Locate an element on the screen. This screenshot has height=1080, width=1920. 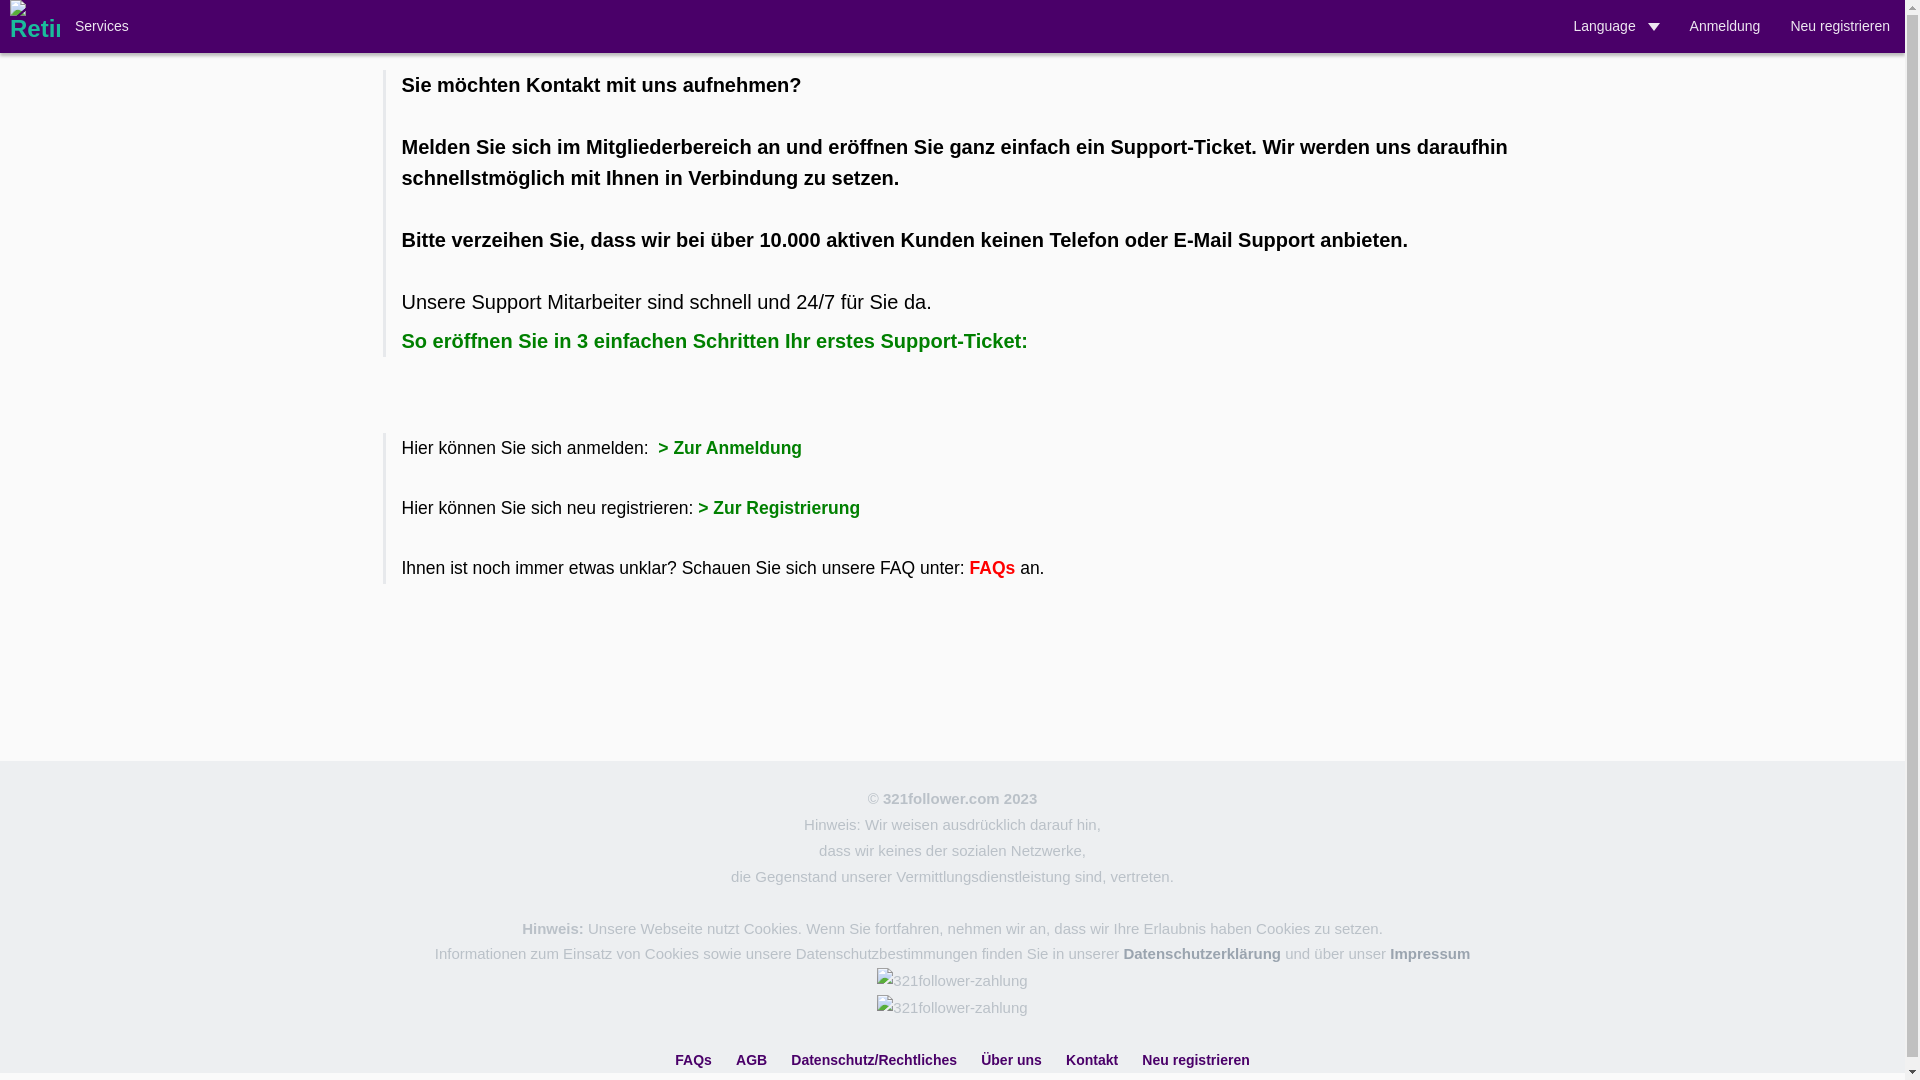
'Services' is located at coordinates (59, 26).